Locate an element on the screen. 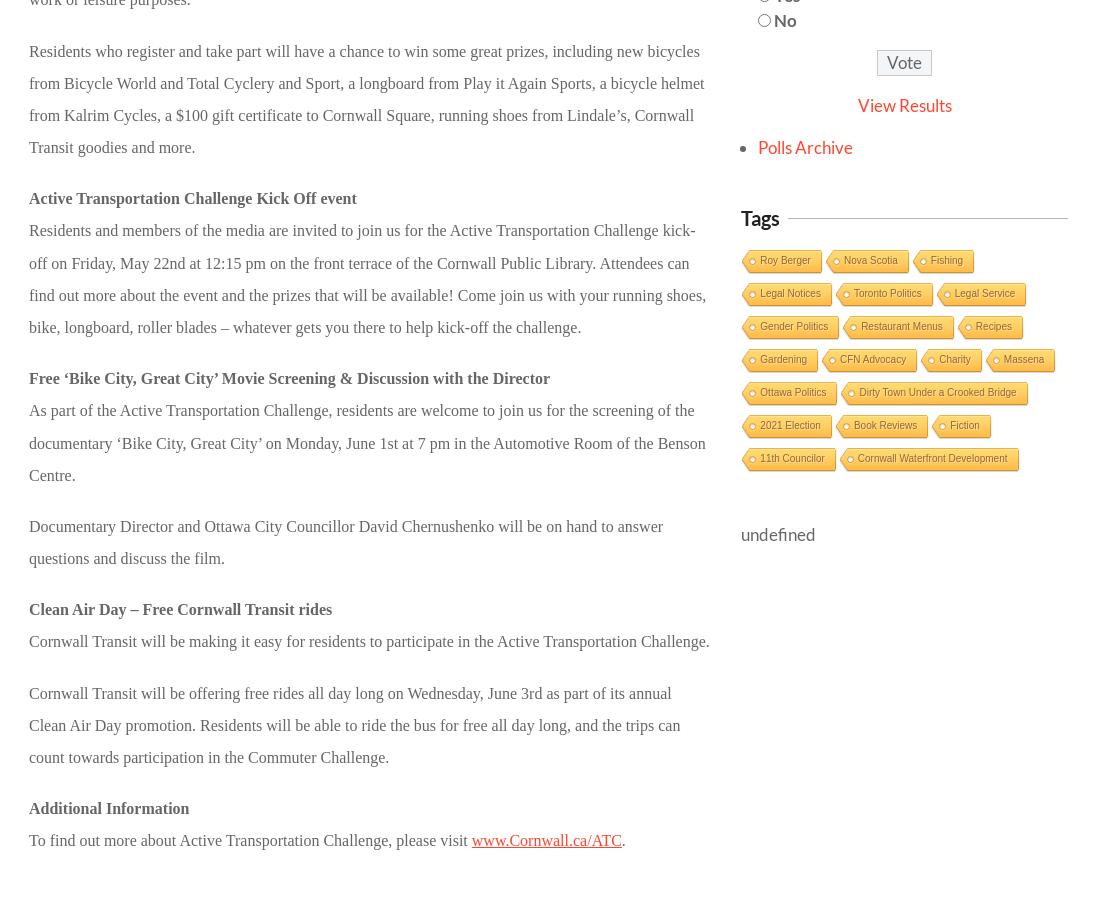 The width and height of the screenshot is (1100, 903). 'No' is located at coordinates (773, 18).